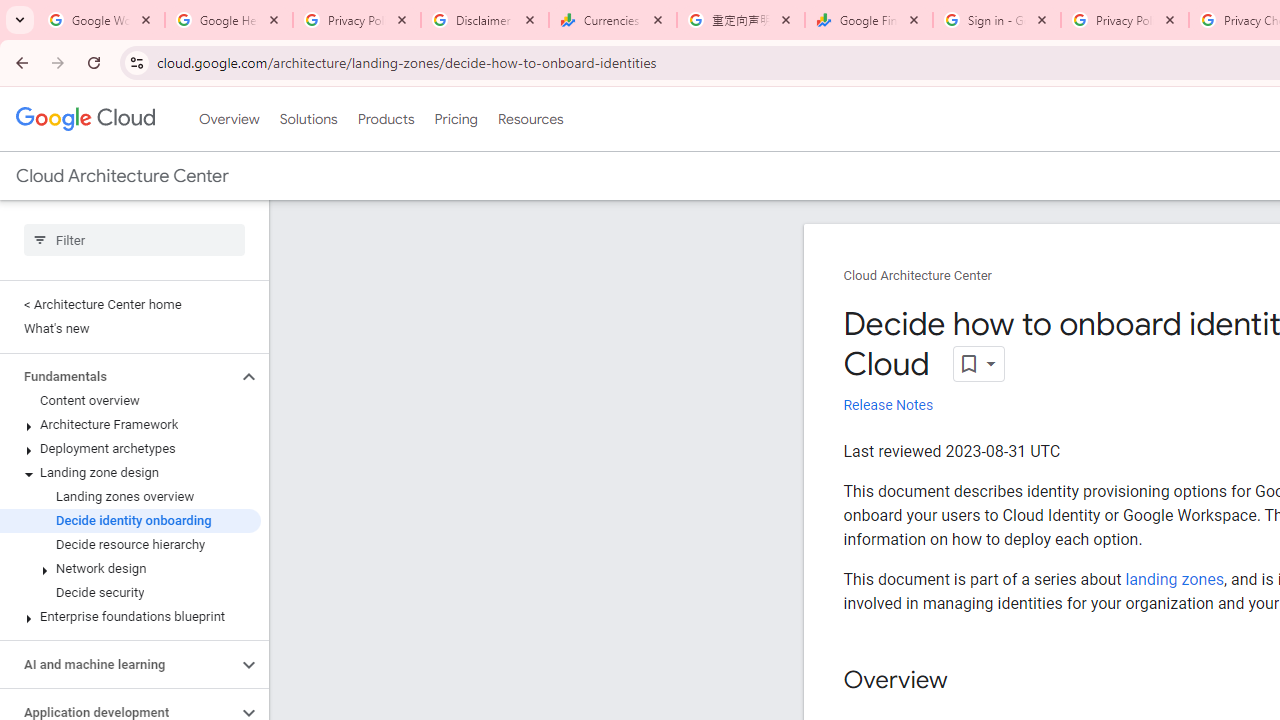 This screenshot has height=720, width=1280. Describe the element at coordinates (385, 119) in the screenshot. I see `'Products'` at that location.